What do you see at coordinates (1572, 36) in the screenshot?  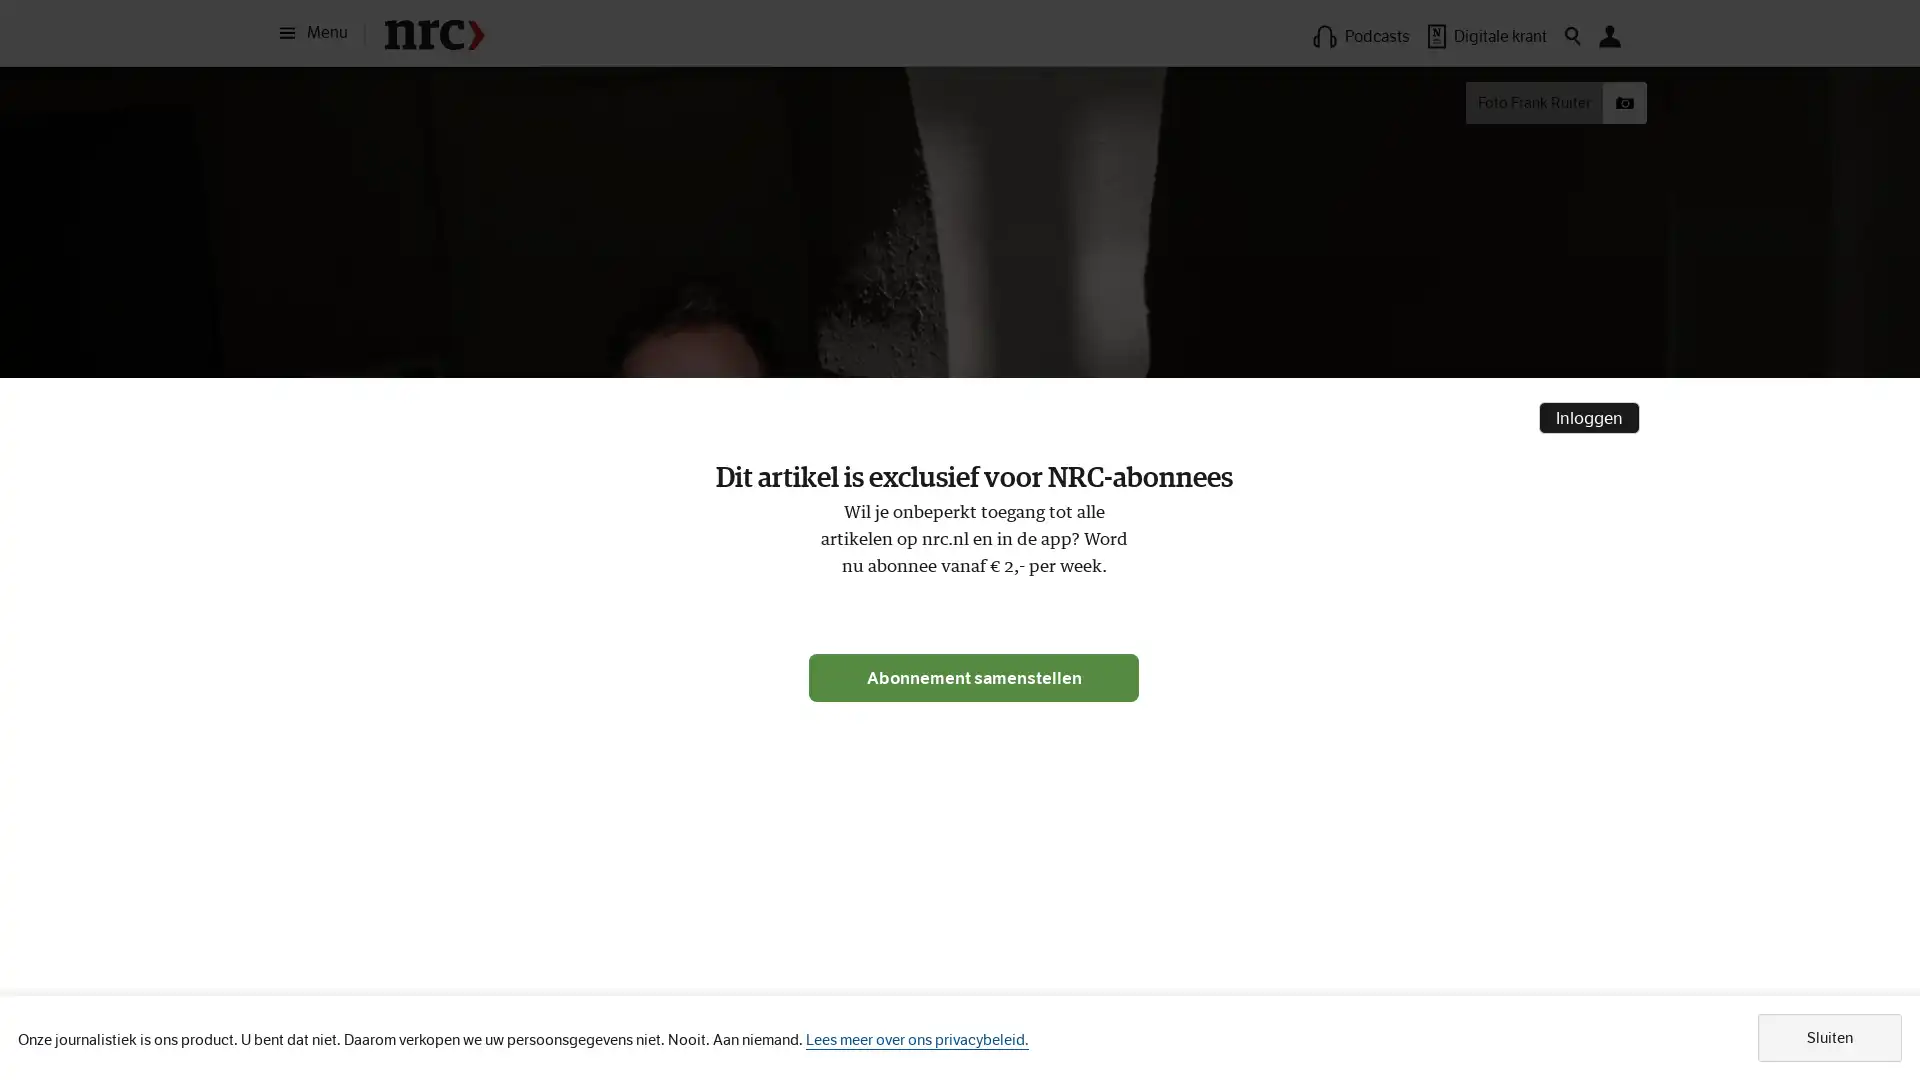 I see `Zoeken` at bounding box center [1572, 36].